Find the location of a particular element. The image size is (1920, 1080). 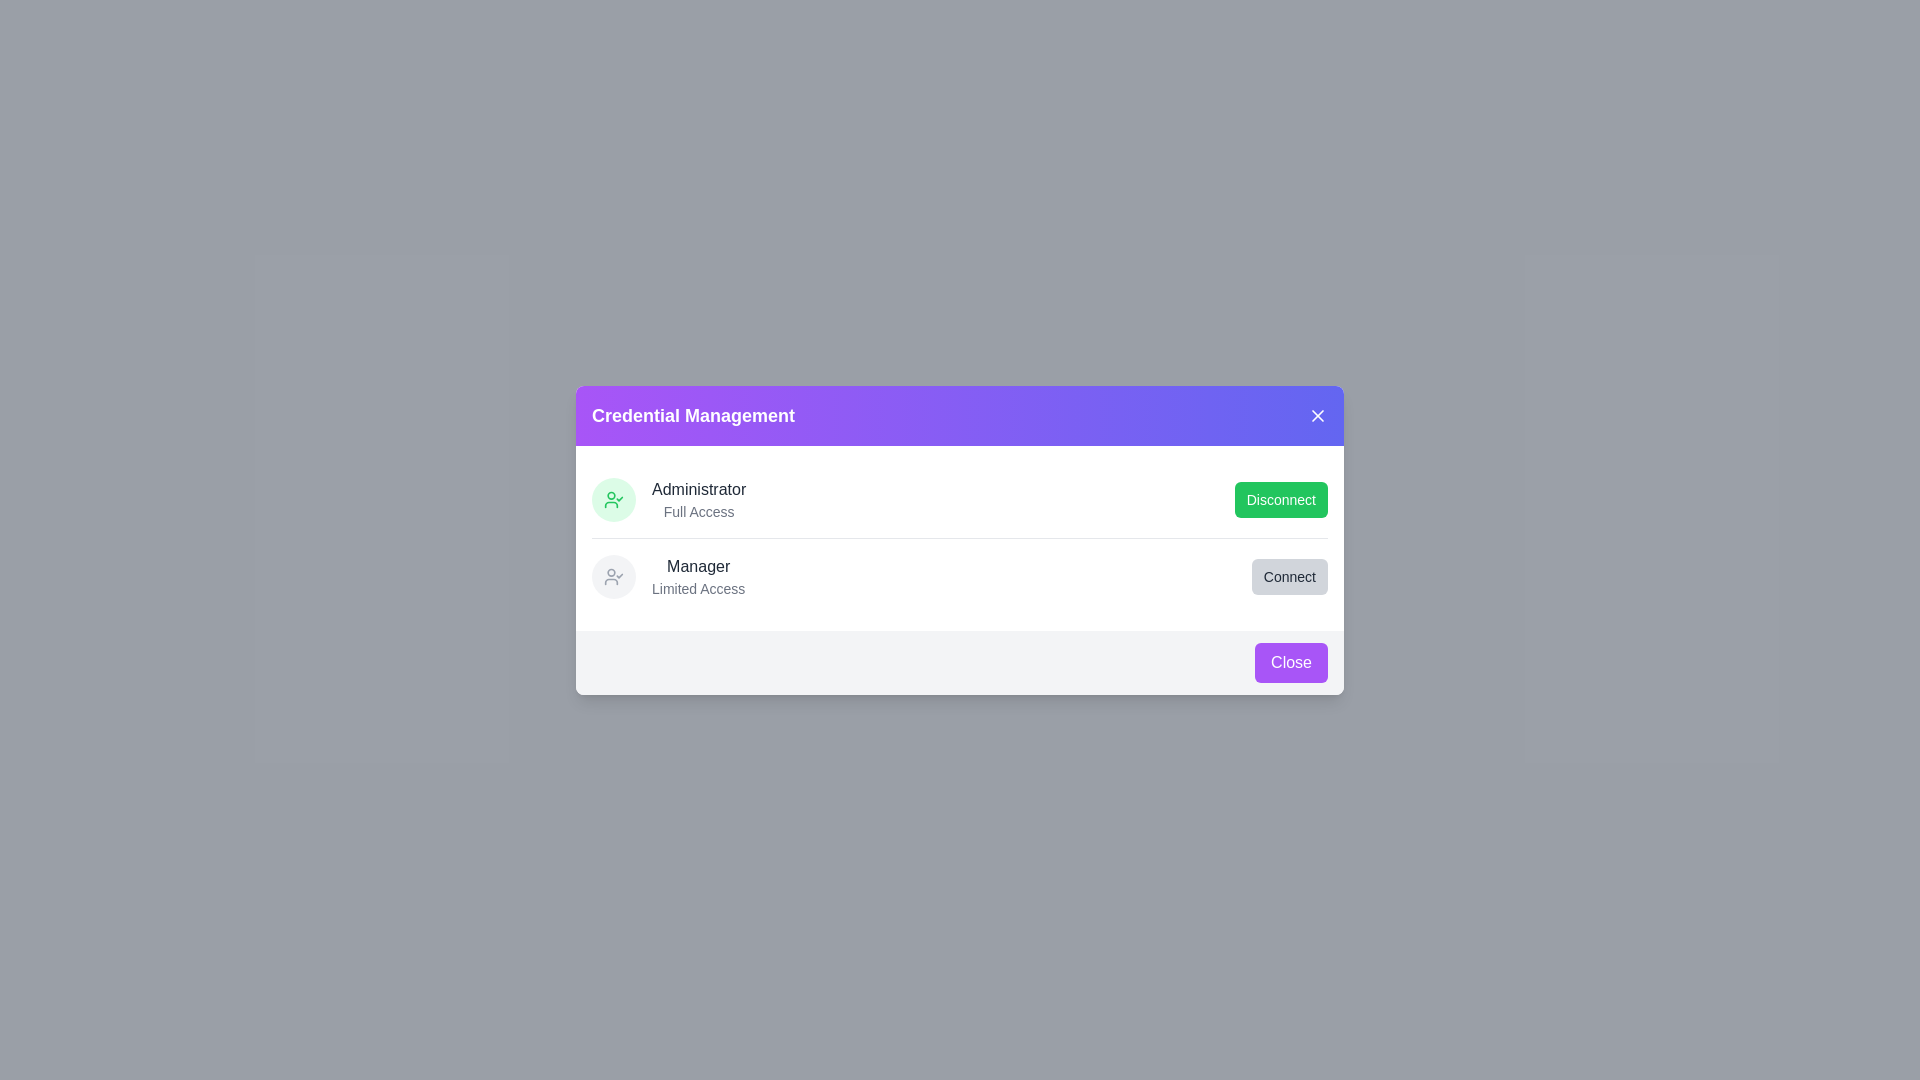

the displayed information of the Informational list item component titled 'Manager' with the subtitle 'Limited Access', which is located in the middle of the list, below the 'Administrator' entry and above the 'Connect' button is located at coordinates (668, 576).